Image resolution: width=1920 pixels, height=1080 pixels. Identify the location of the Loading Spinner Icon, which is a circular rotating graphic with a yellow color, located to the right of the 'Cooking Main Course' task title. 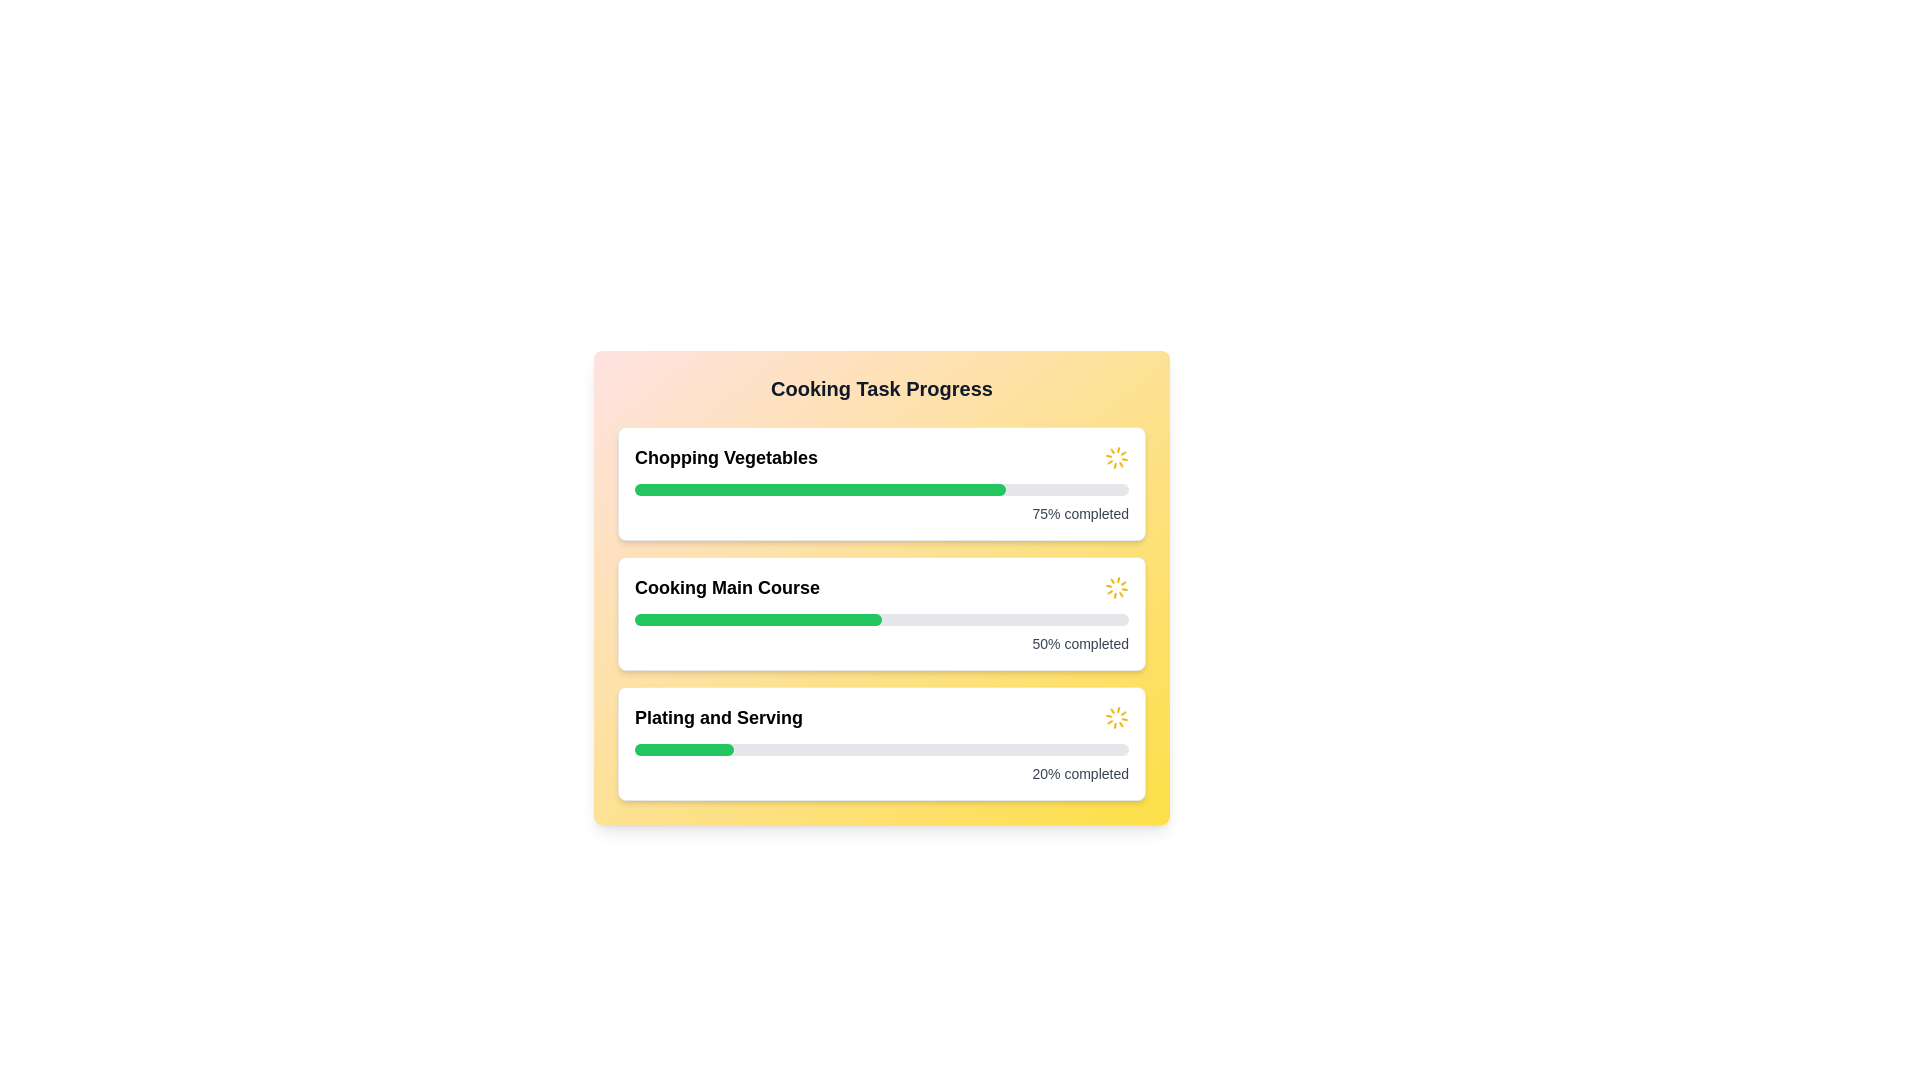
(1116, 586).